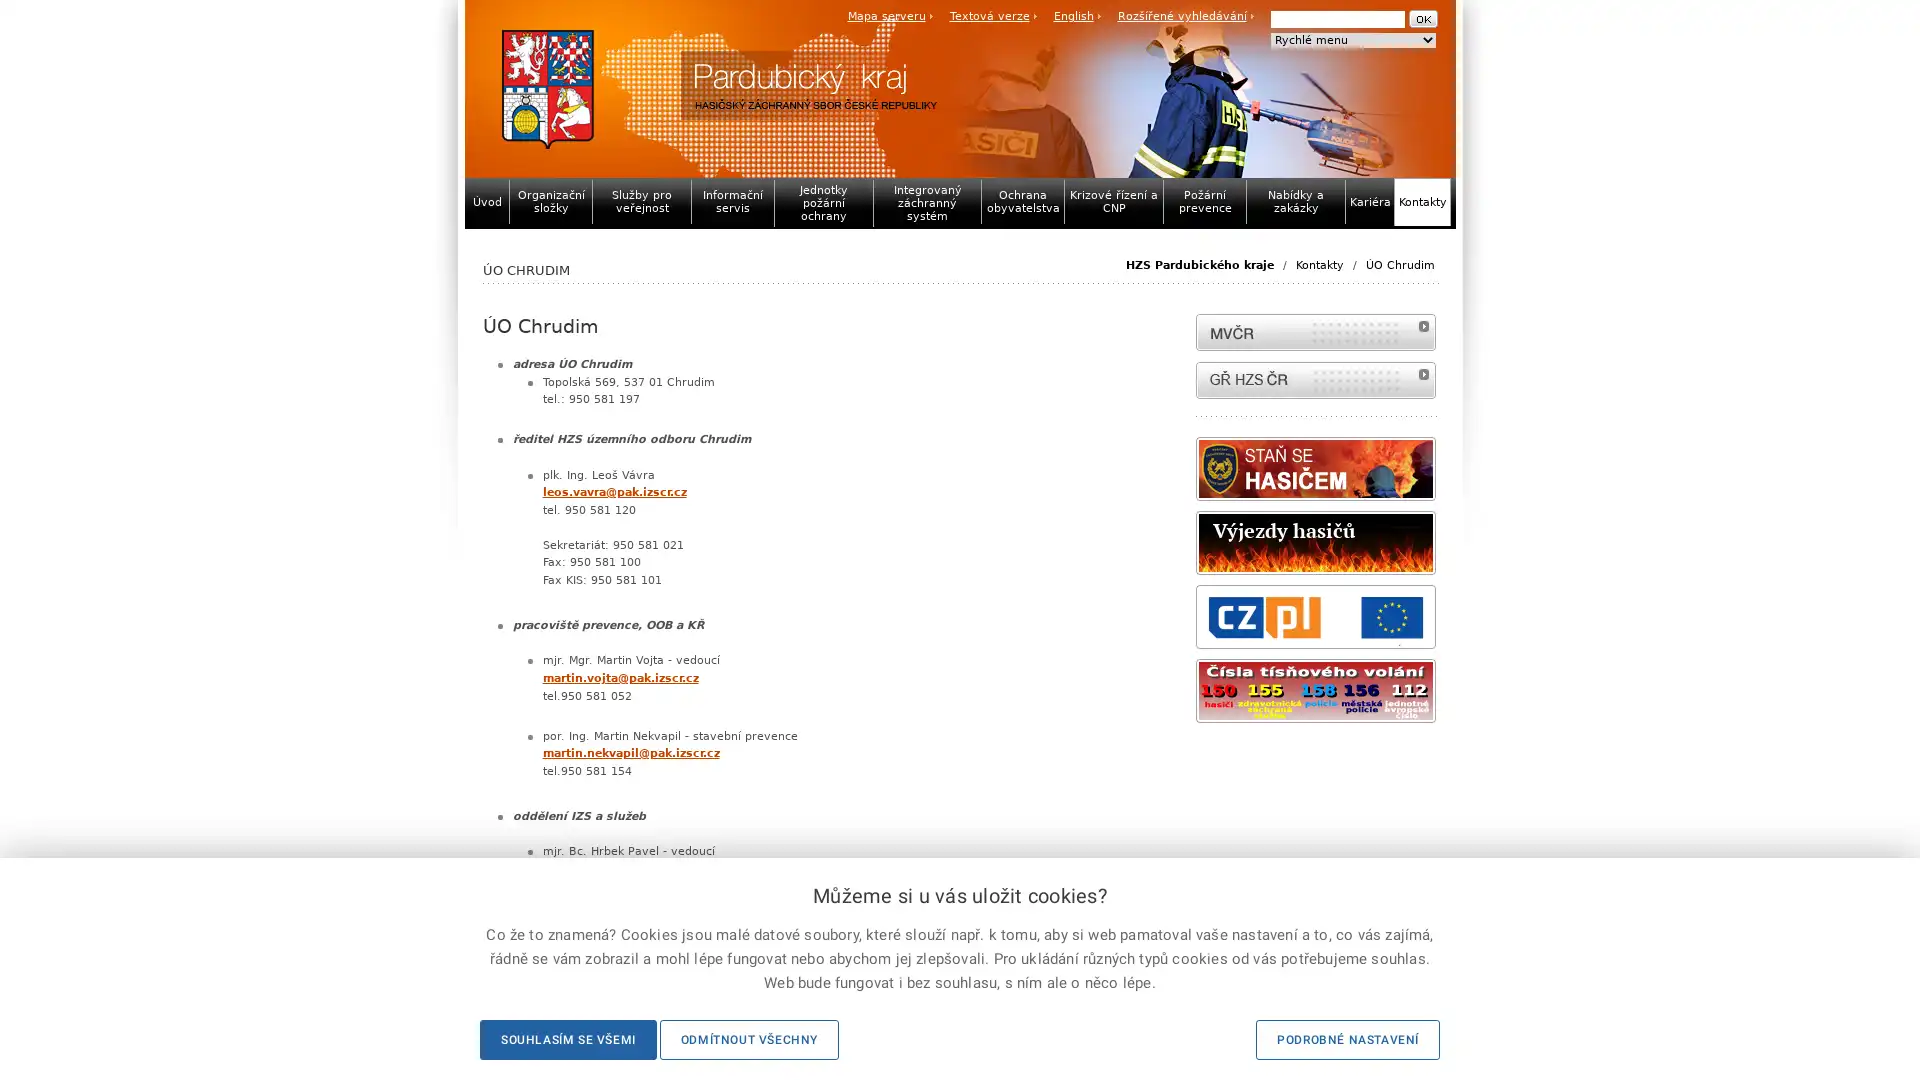 The height and width of the screenshot is (1080, 1920). I want to click on ODMITNOUT VSECHNY, so click(747, 1039).